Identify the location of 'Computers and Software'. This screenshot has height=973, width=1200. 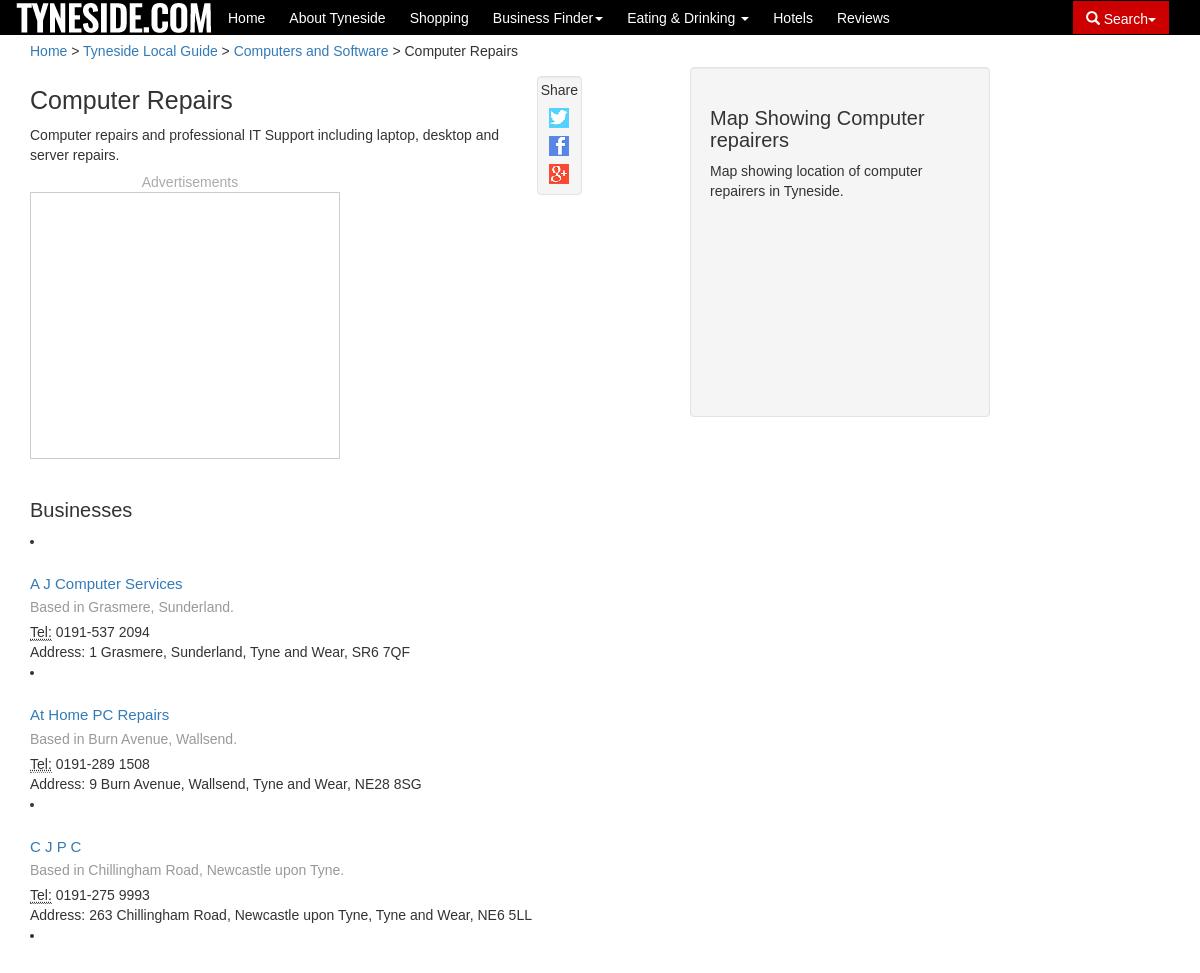
(310, 50).